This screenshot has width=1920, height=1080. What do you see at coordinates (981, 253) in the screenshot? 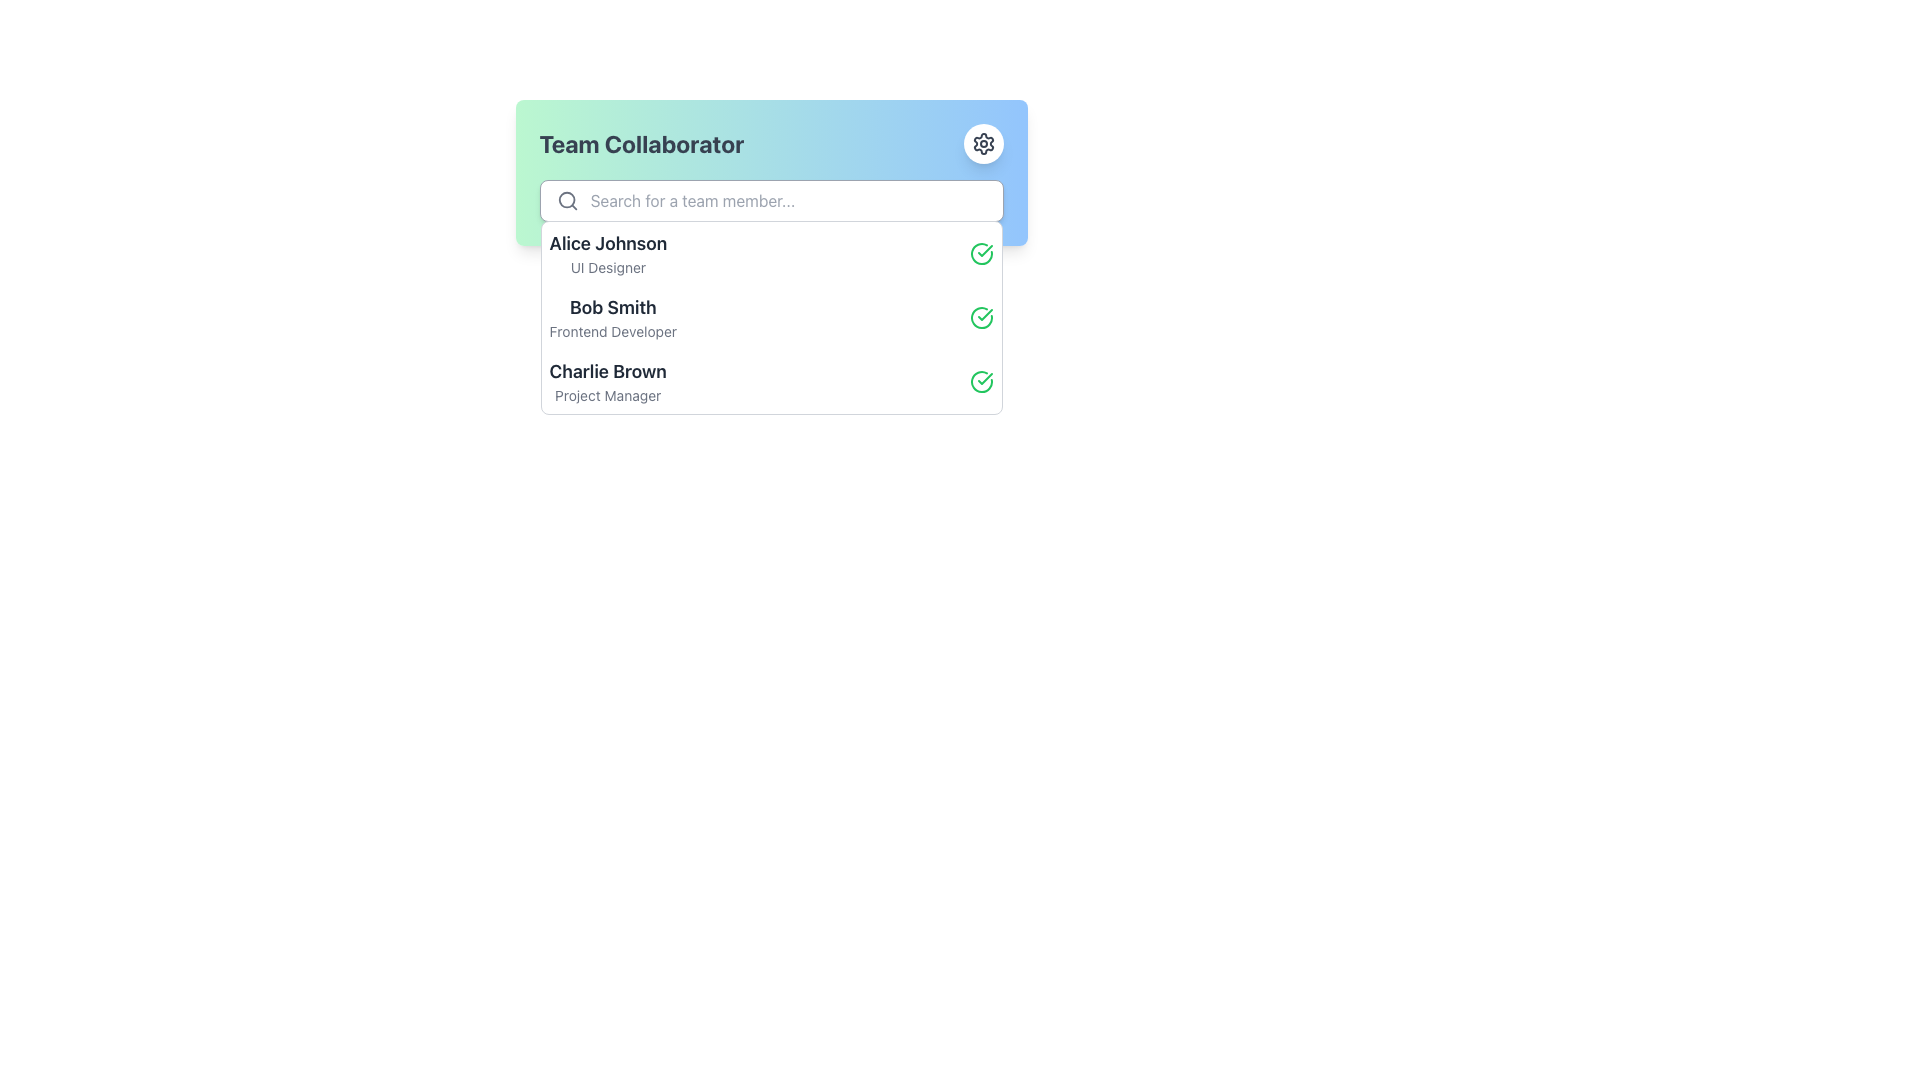
I see `the green circular icon with a white checkmark, located to the right of 'Alice Johnson' and 'UI Designer' in the dropdown menu` at bounding box center [981, 253].